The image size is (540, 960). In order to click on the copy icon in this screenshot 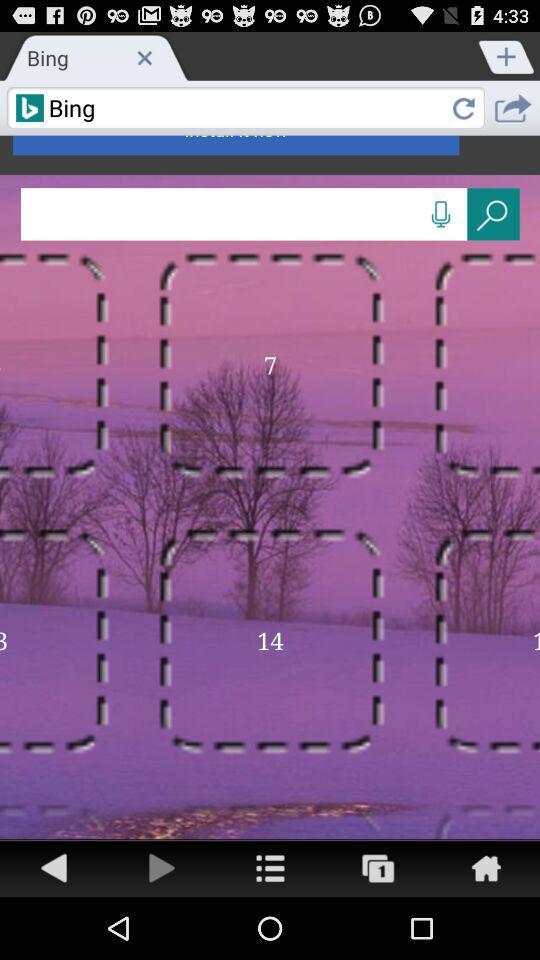, I will do `click(378, 928)`.